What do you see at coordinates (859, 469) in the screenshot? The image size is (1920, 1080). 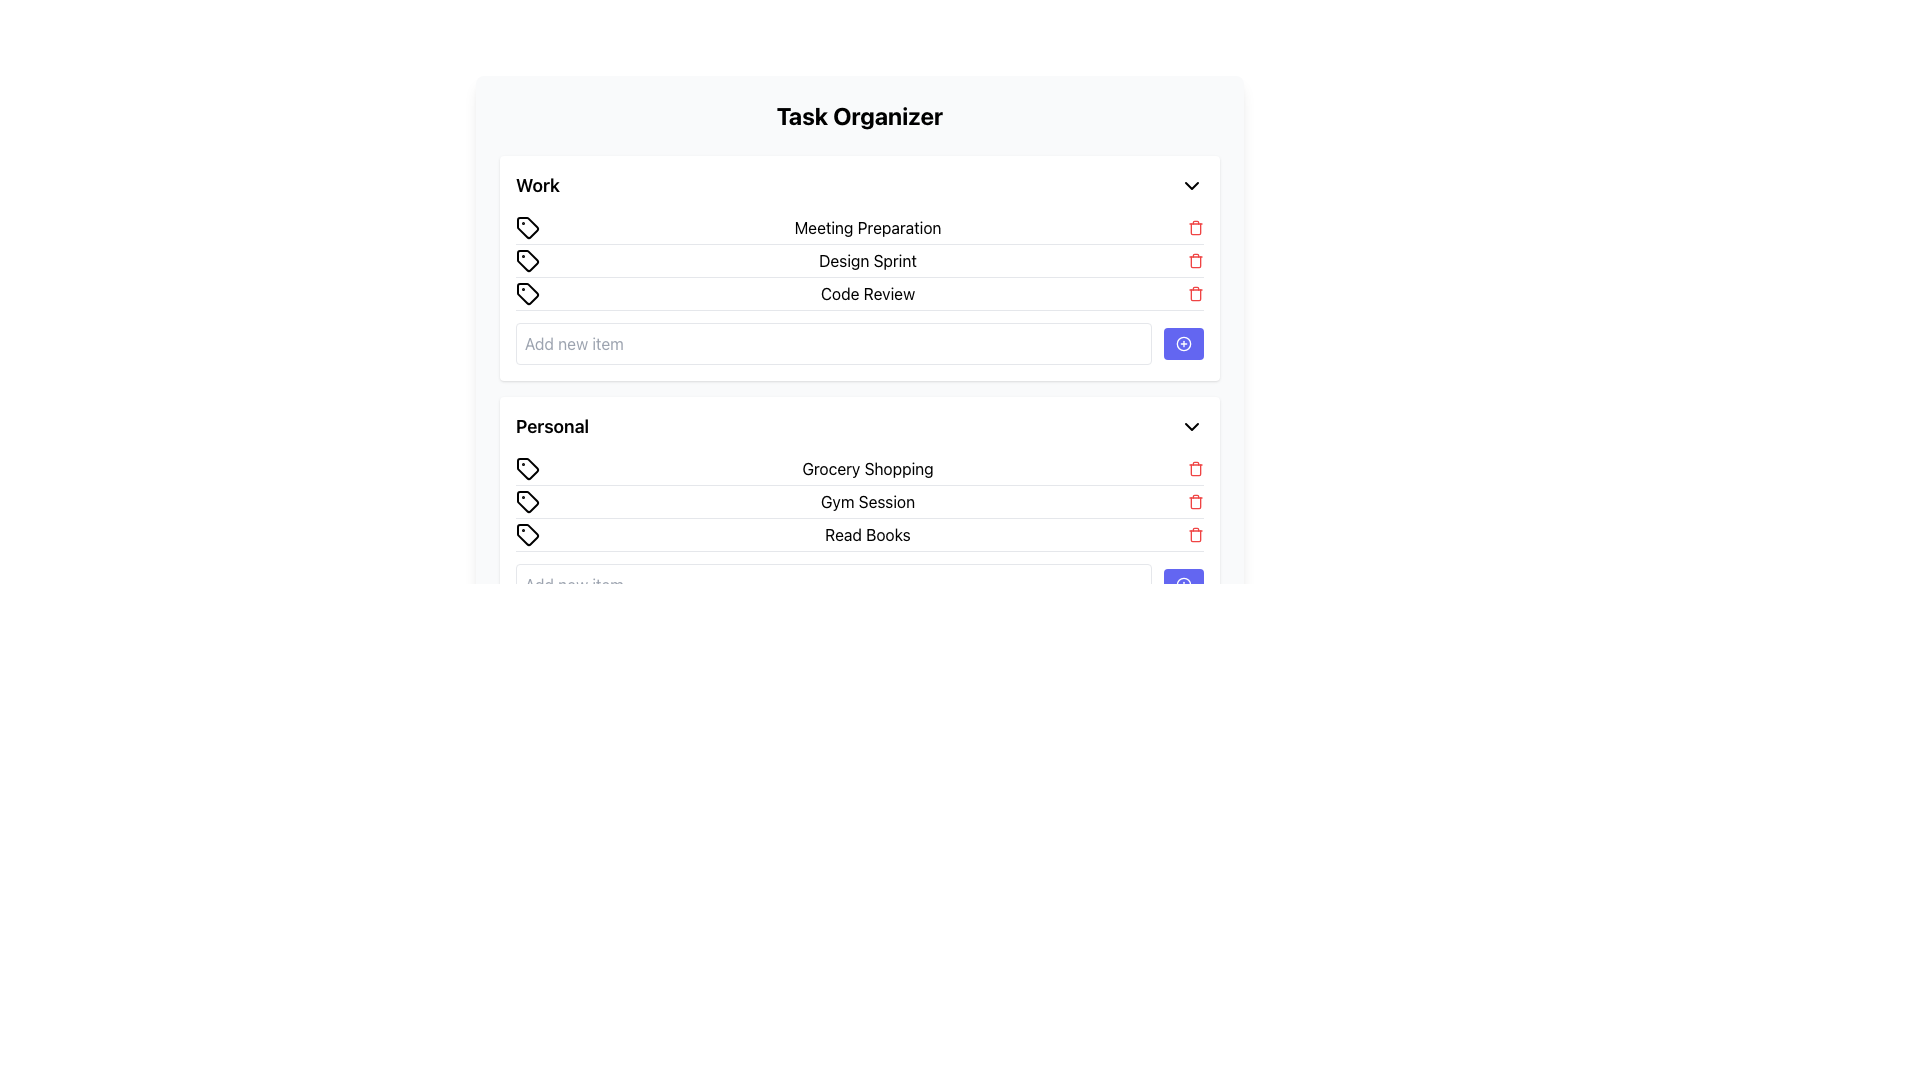 I see `text 'Grocery Shopping' from the first list item under the 'Personal' section, which has a tag icon on the left and a delete icon on the right` at bounding box center [859, 469].